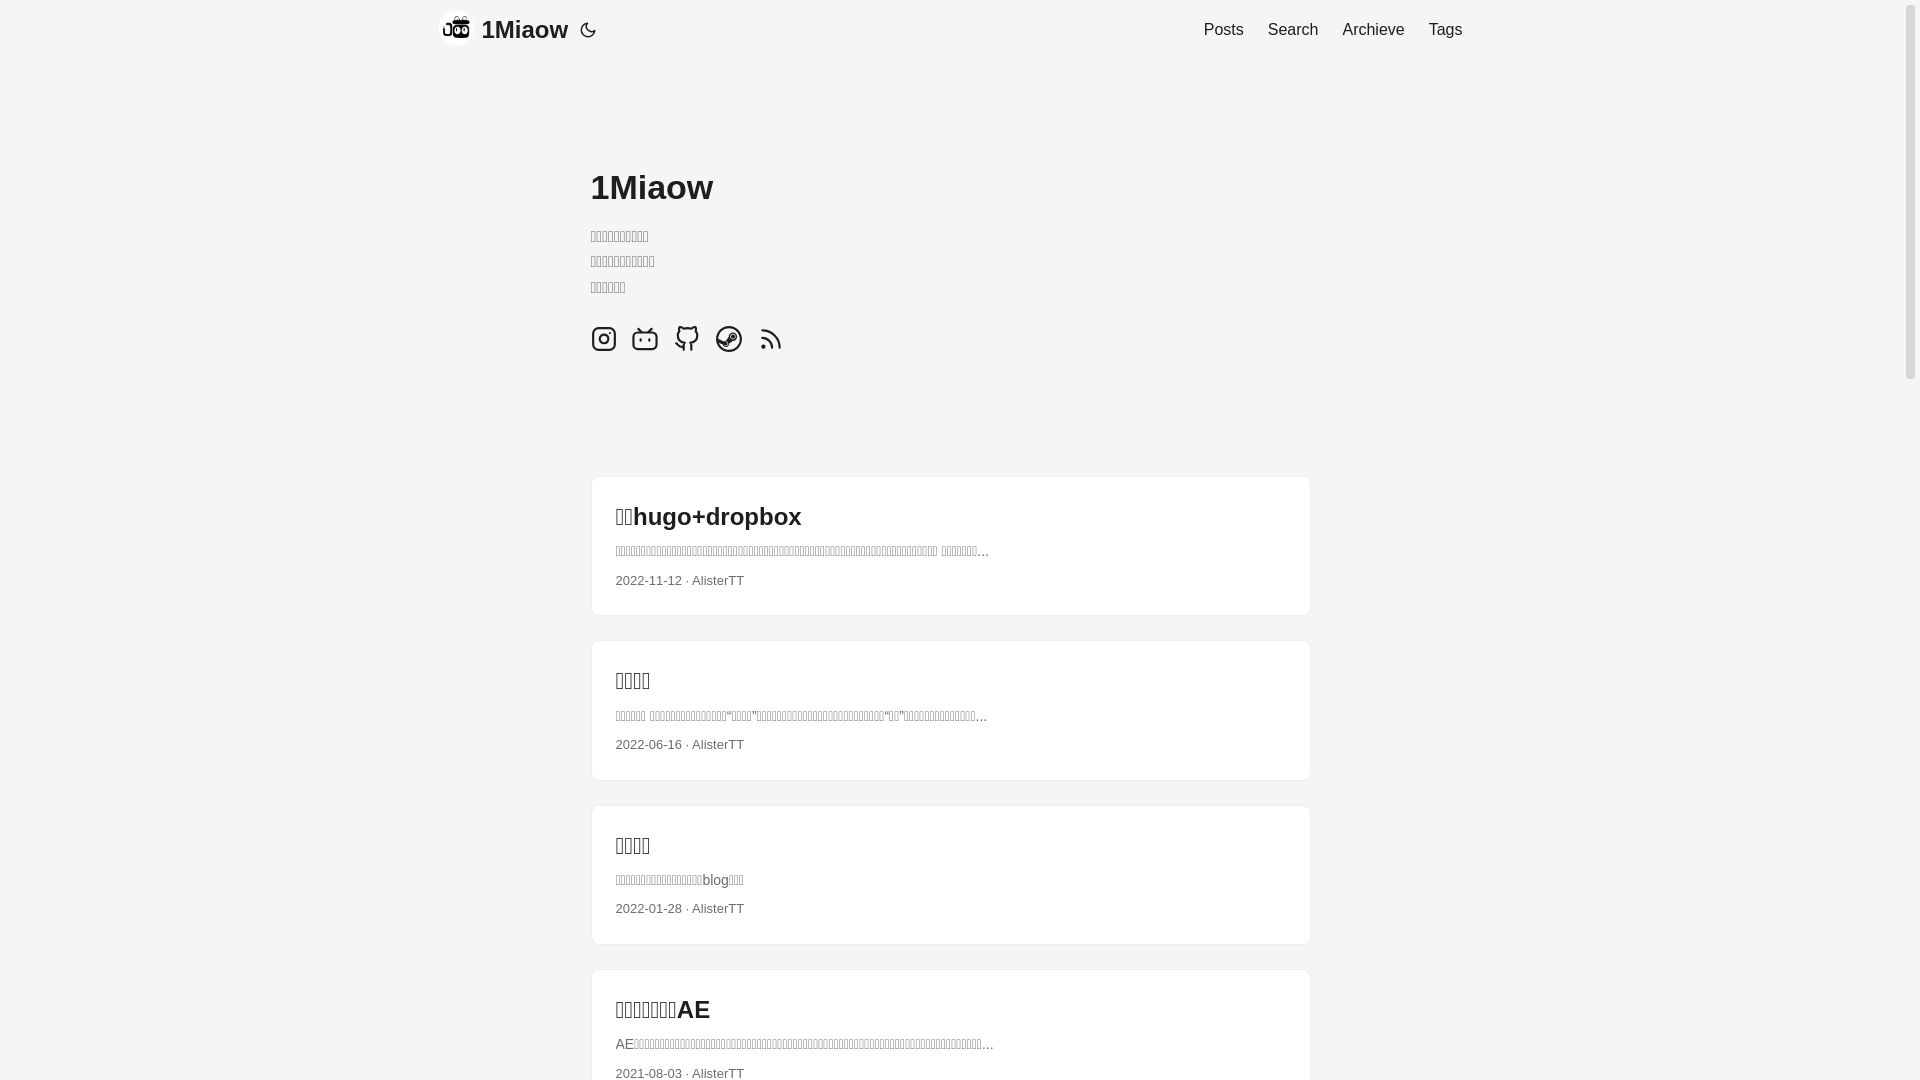 This screenshot has height=1080, width=1920. What do you see at coordinates (1223, 30) in the screenshot?
I see `'Posts'` at bounding box center [1223, 30].